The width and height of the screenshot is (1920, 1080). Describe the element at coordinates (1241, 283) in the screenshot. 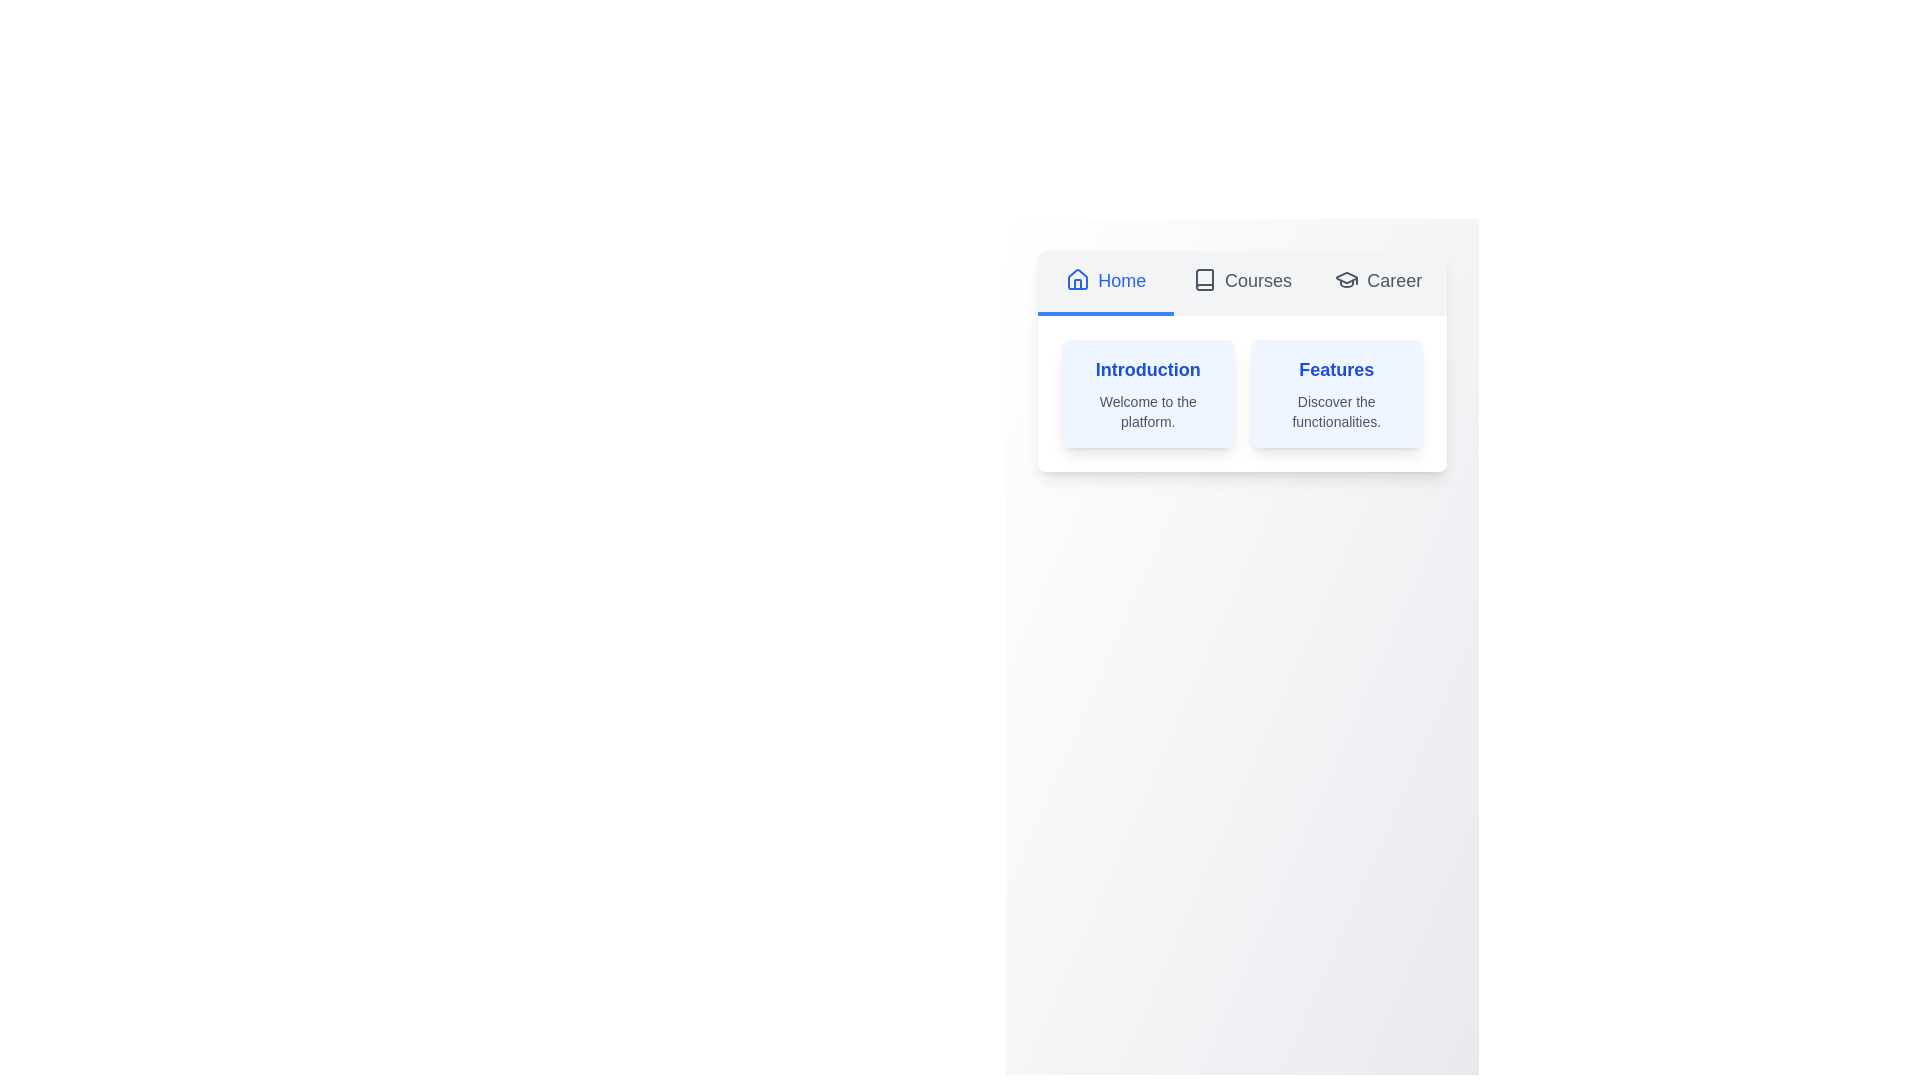

I see `the 'Courses' tab in the navigation bar` at that location.